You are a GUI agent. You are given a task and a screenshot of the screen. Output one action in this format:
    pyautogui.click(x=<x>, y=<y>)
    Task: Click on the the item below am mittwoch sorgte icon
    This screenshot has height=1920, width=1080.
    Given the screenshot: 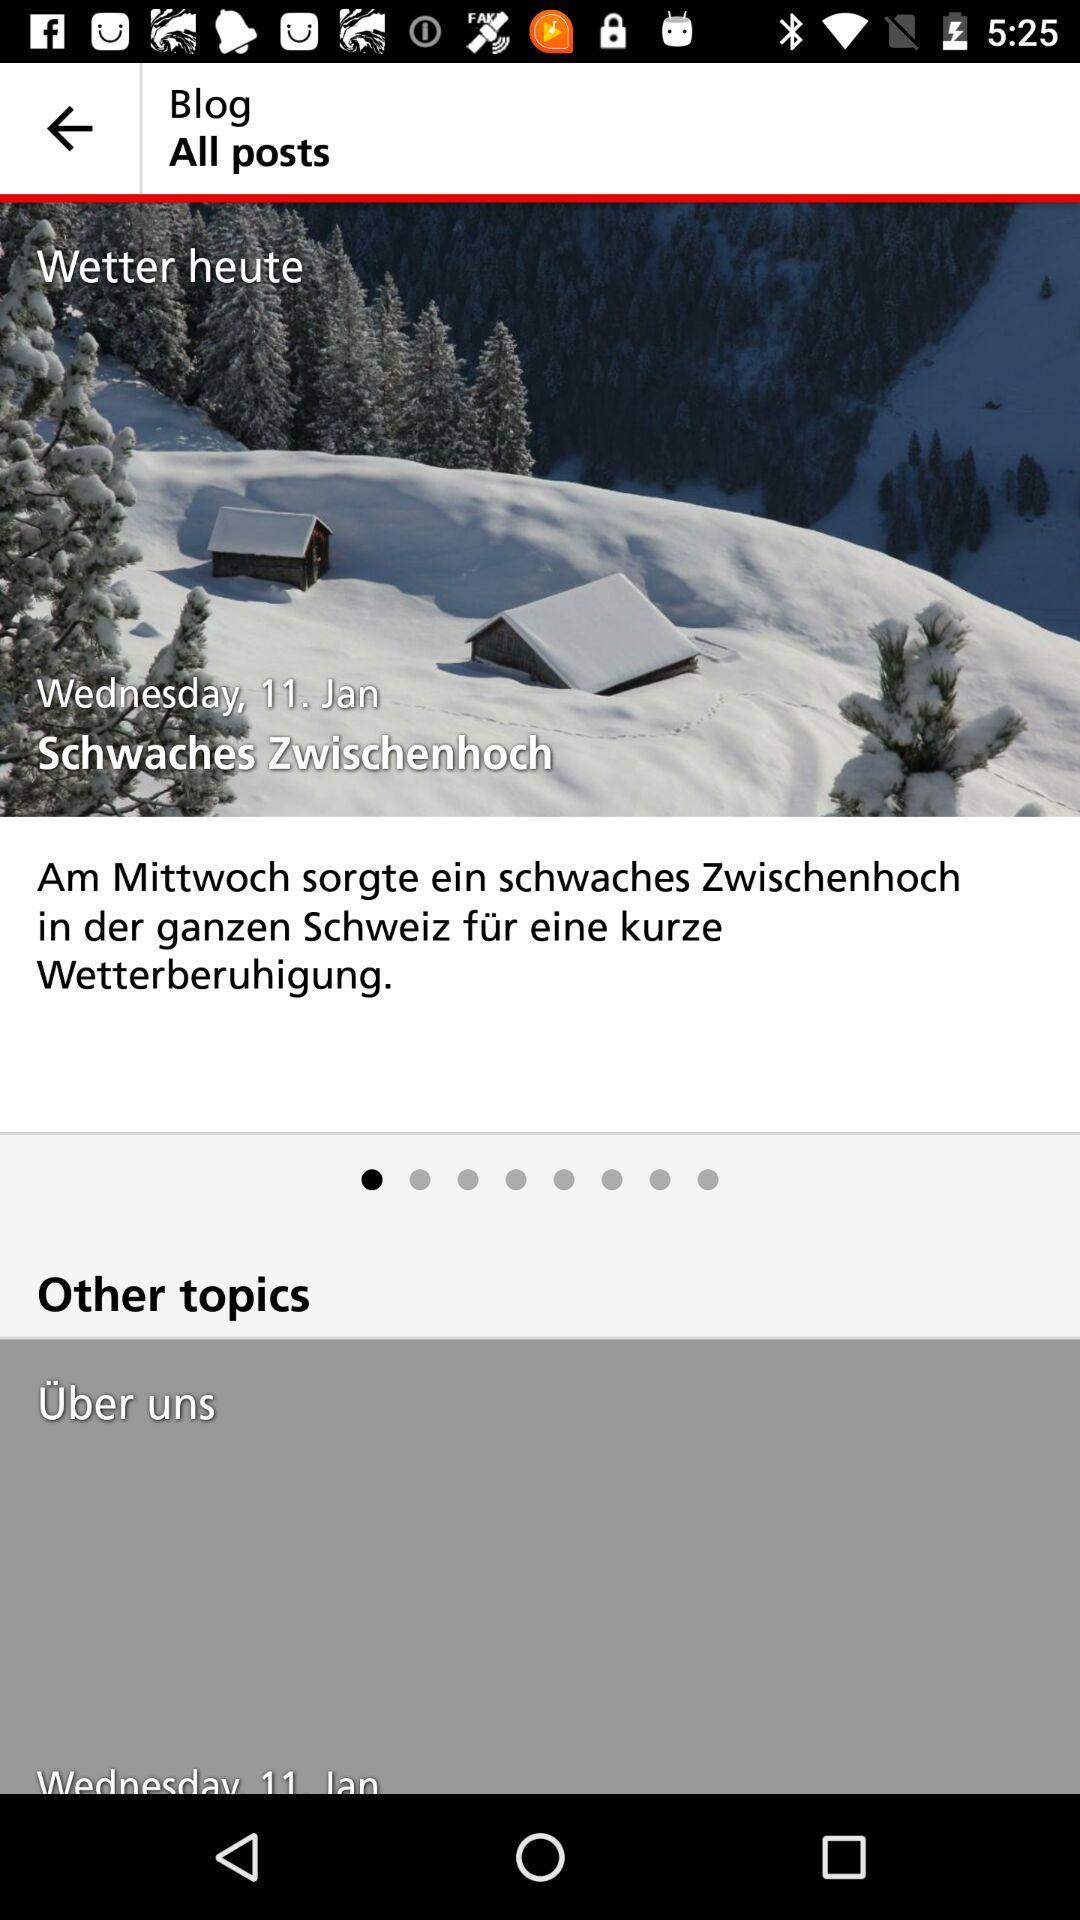 What is the action you would take?
    pyautogui.click(x=467, y=1179)
    